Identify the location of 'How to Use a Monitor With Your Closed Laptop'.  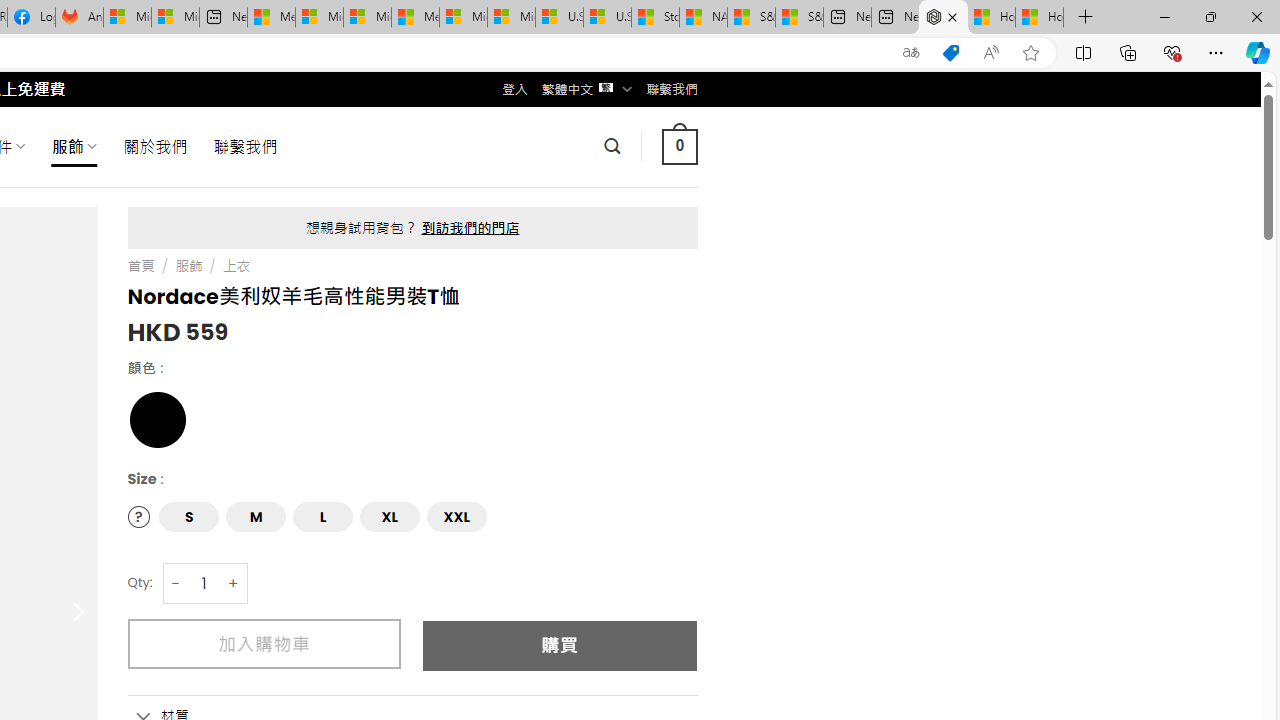
(1040, 17).